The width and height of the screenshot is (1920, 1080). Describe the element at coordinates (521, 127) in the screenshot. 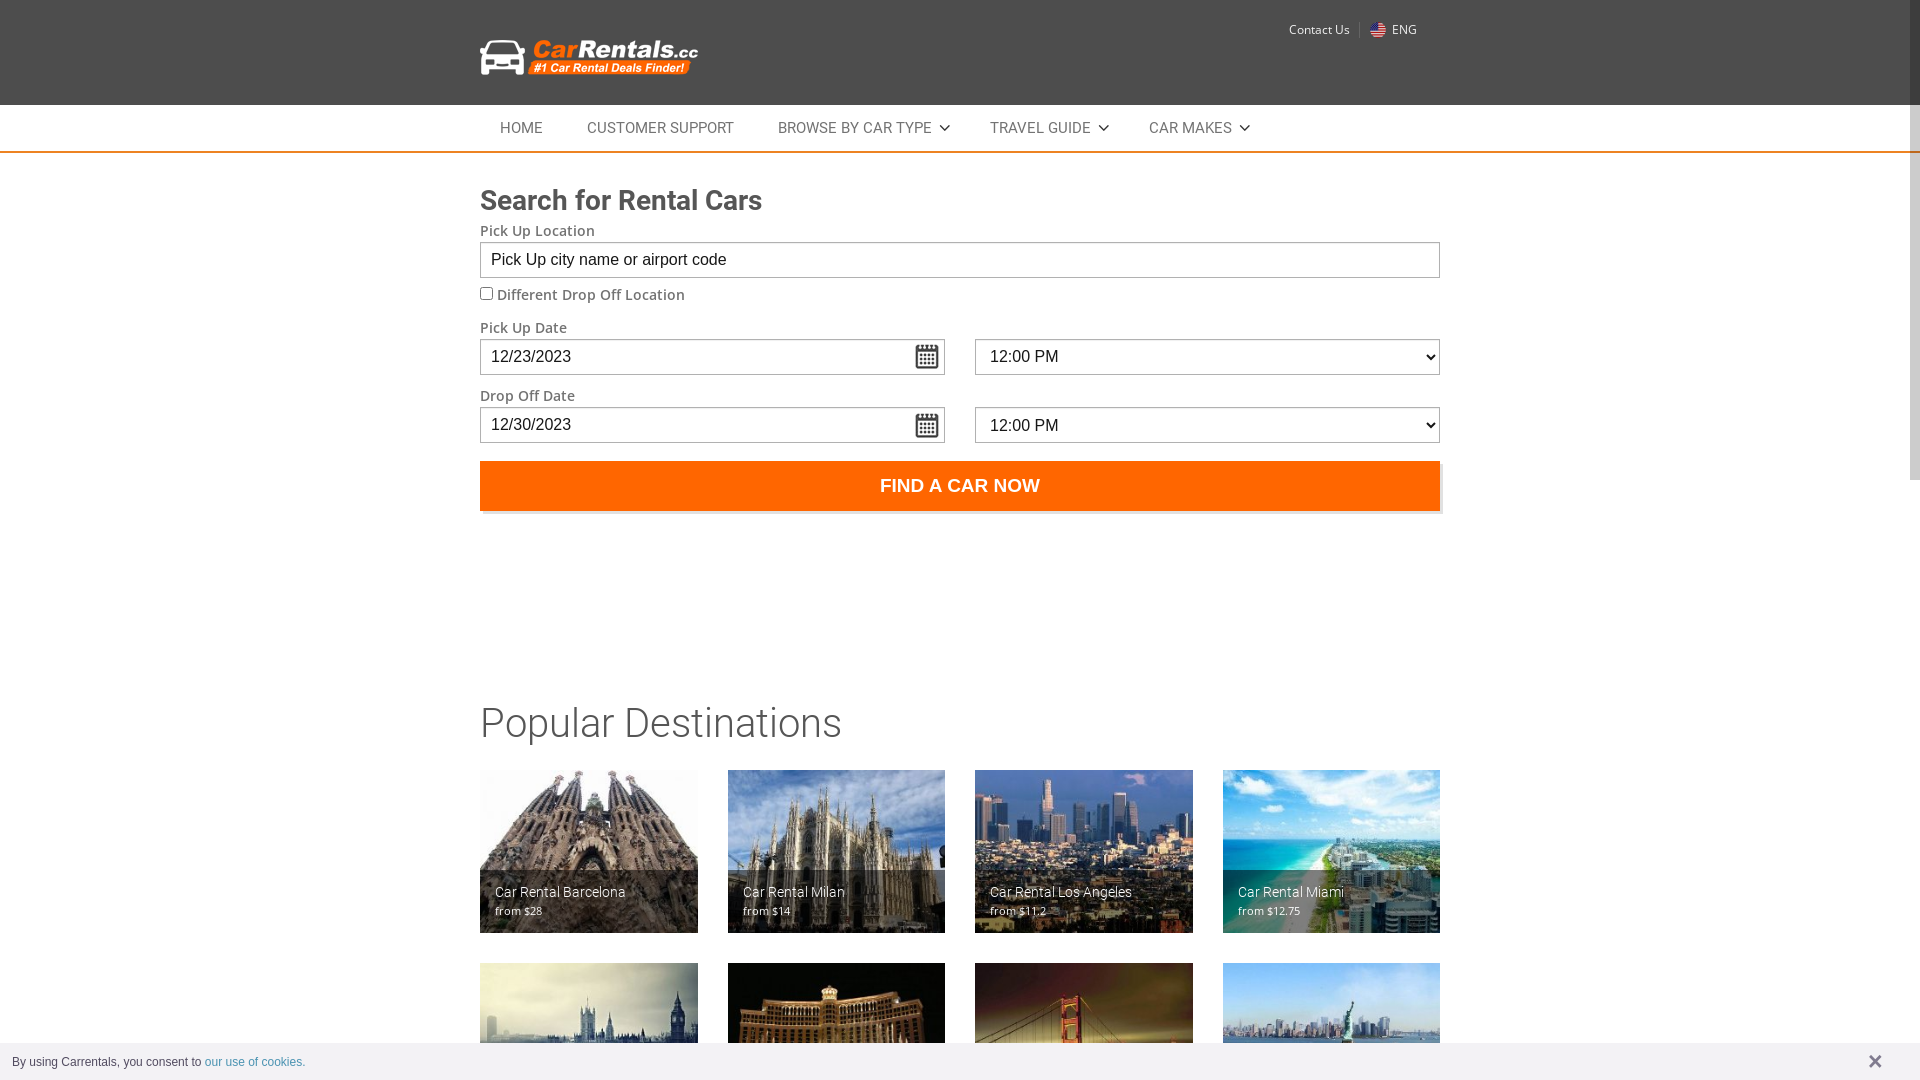

I see `'HOME'` at that location.